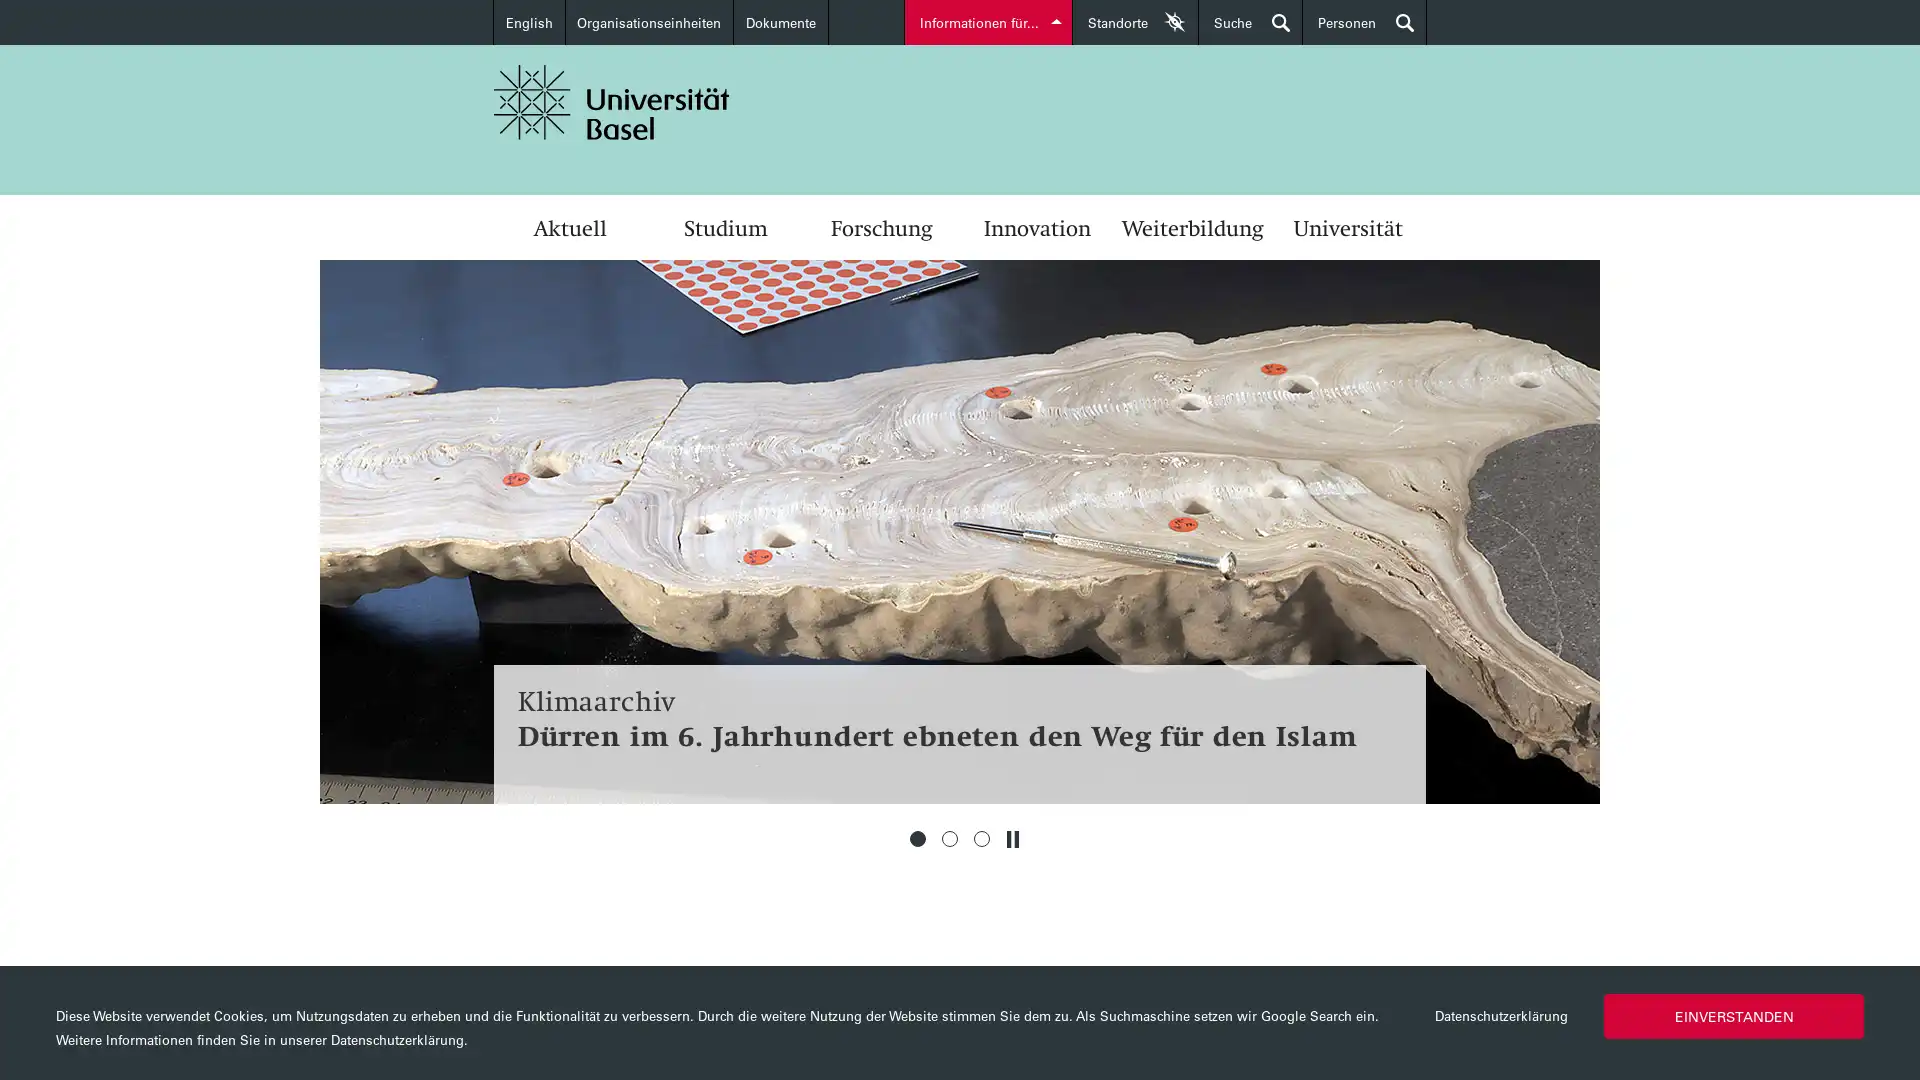 This screenshot has height=1080, width=1920. I want to click on 1, so click(915, 839).